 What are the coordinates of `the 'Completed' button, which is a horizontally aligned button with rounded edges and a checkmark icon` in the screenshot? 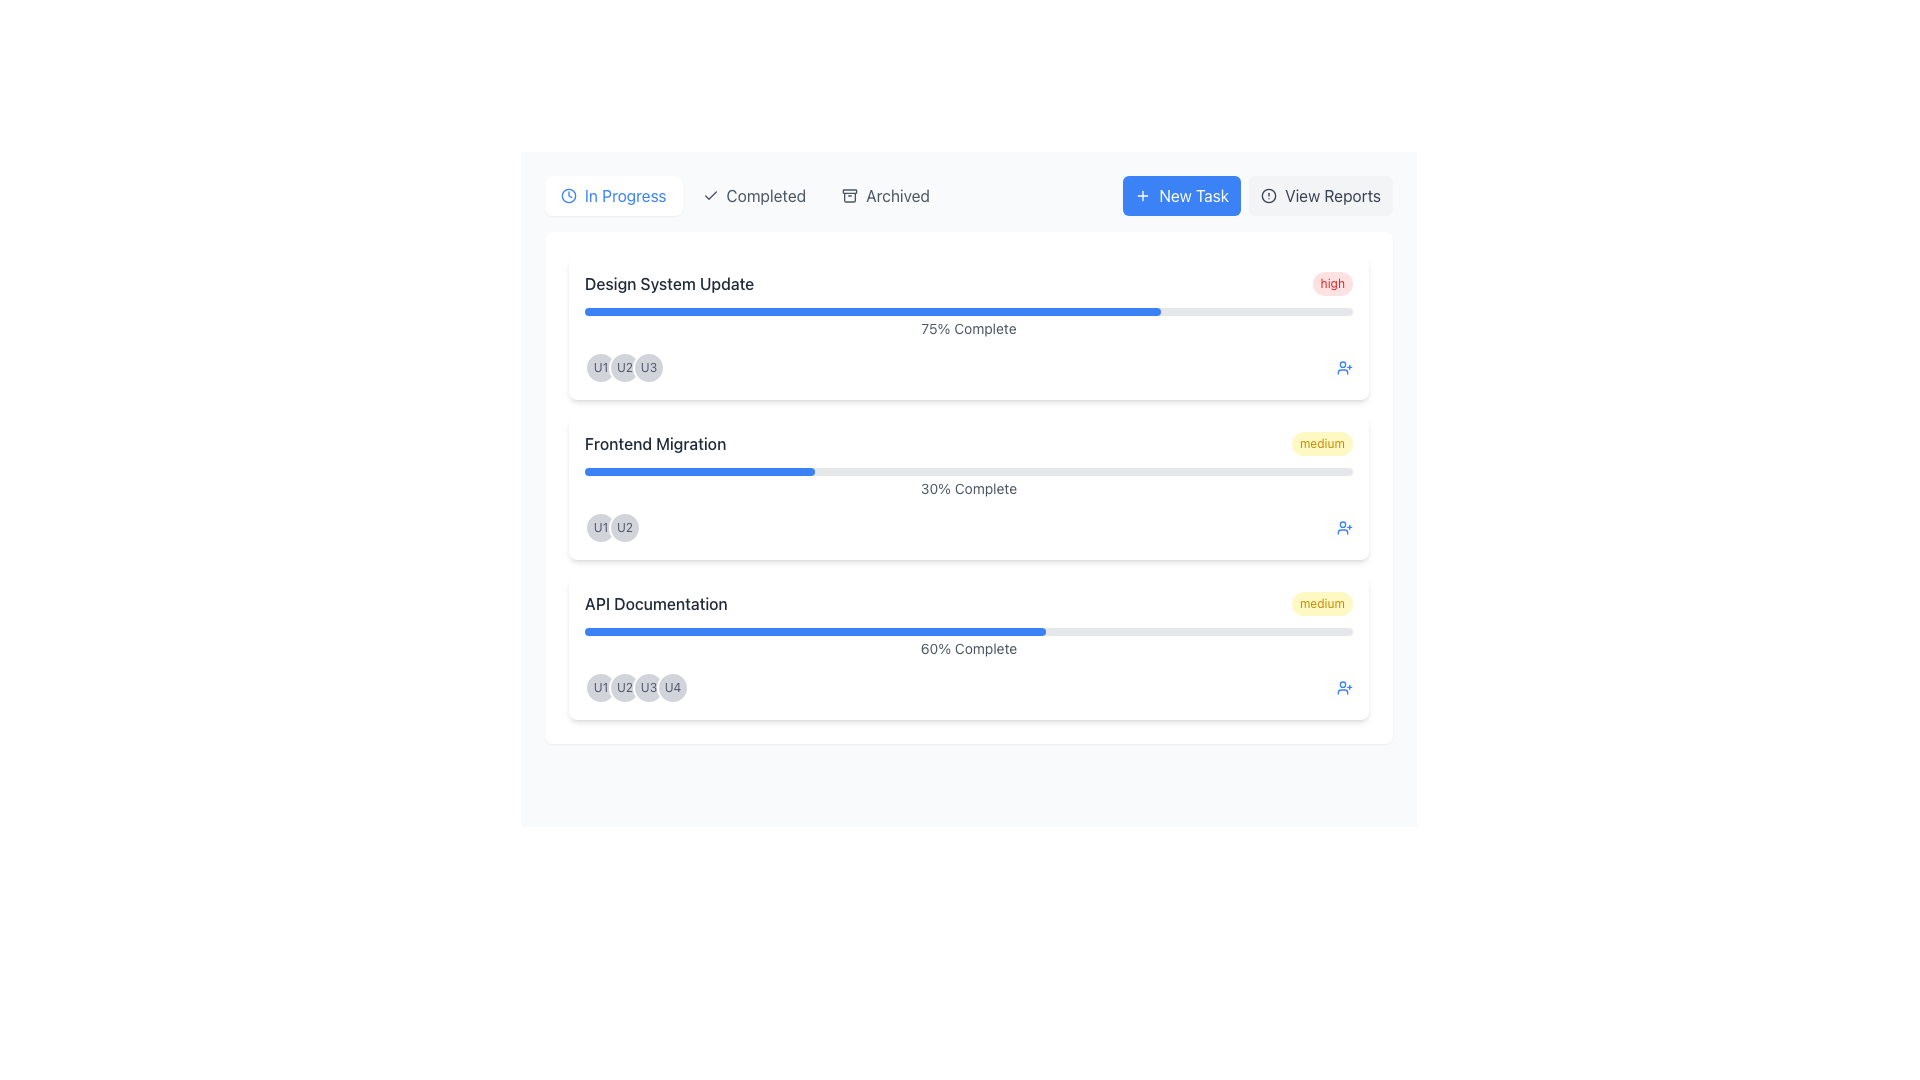 It's located at (753, 196).